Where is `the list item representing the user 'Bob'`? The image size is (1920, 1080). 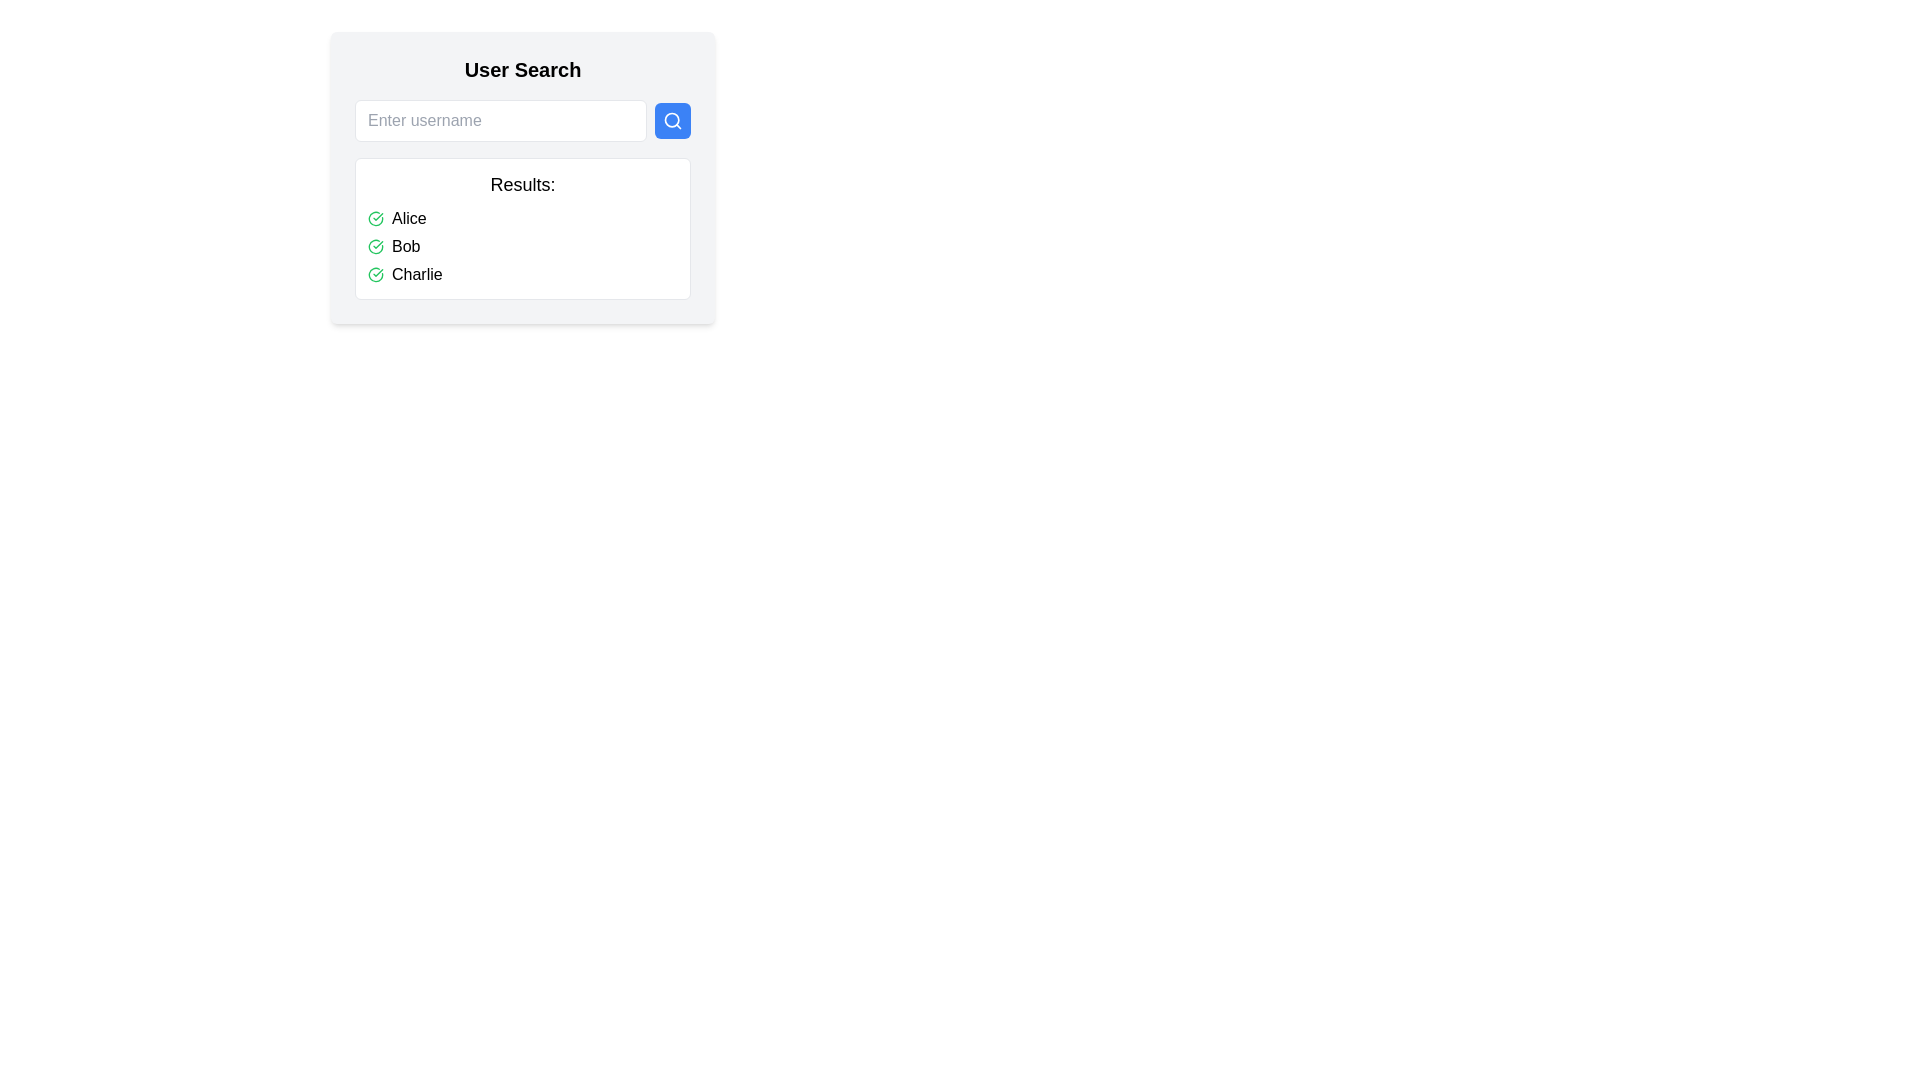 the list item representing the user 'Bob' is located at coordinates (523, 245).